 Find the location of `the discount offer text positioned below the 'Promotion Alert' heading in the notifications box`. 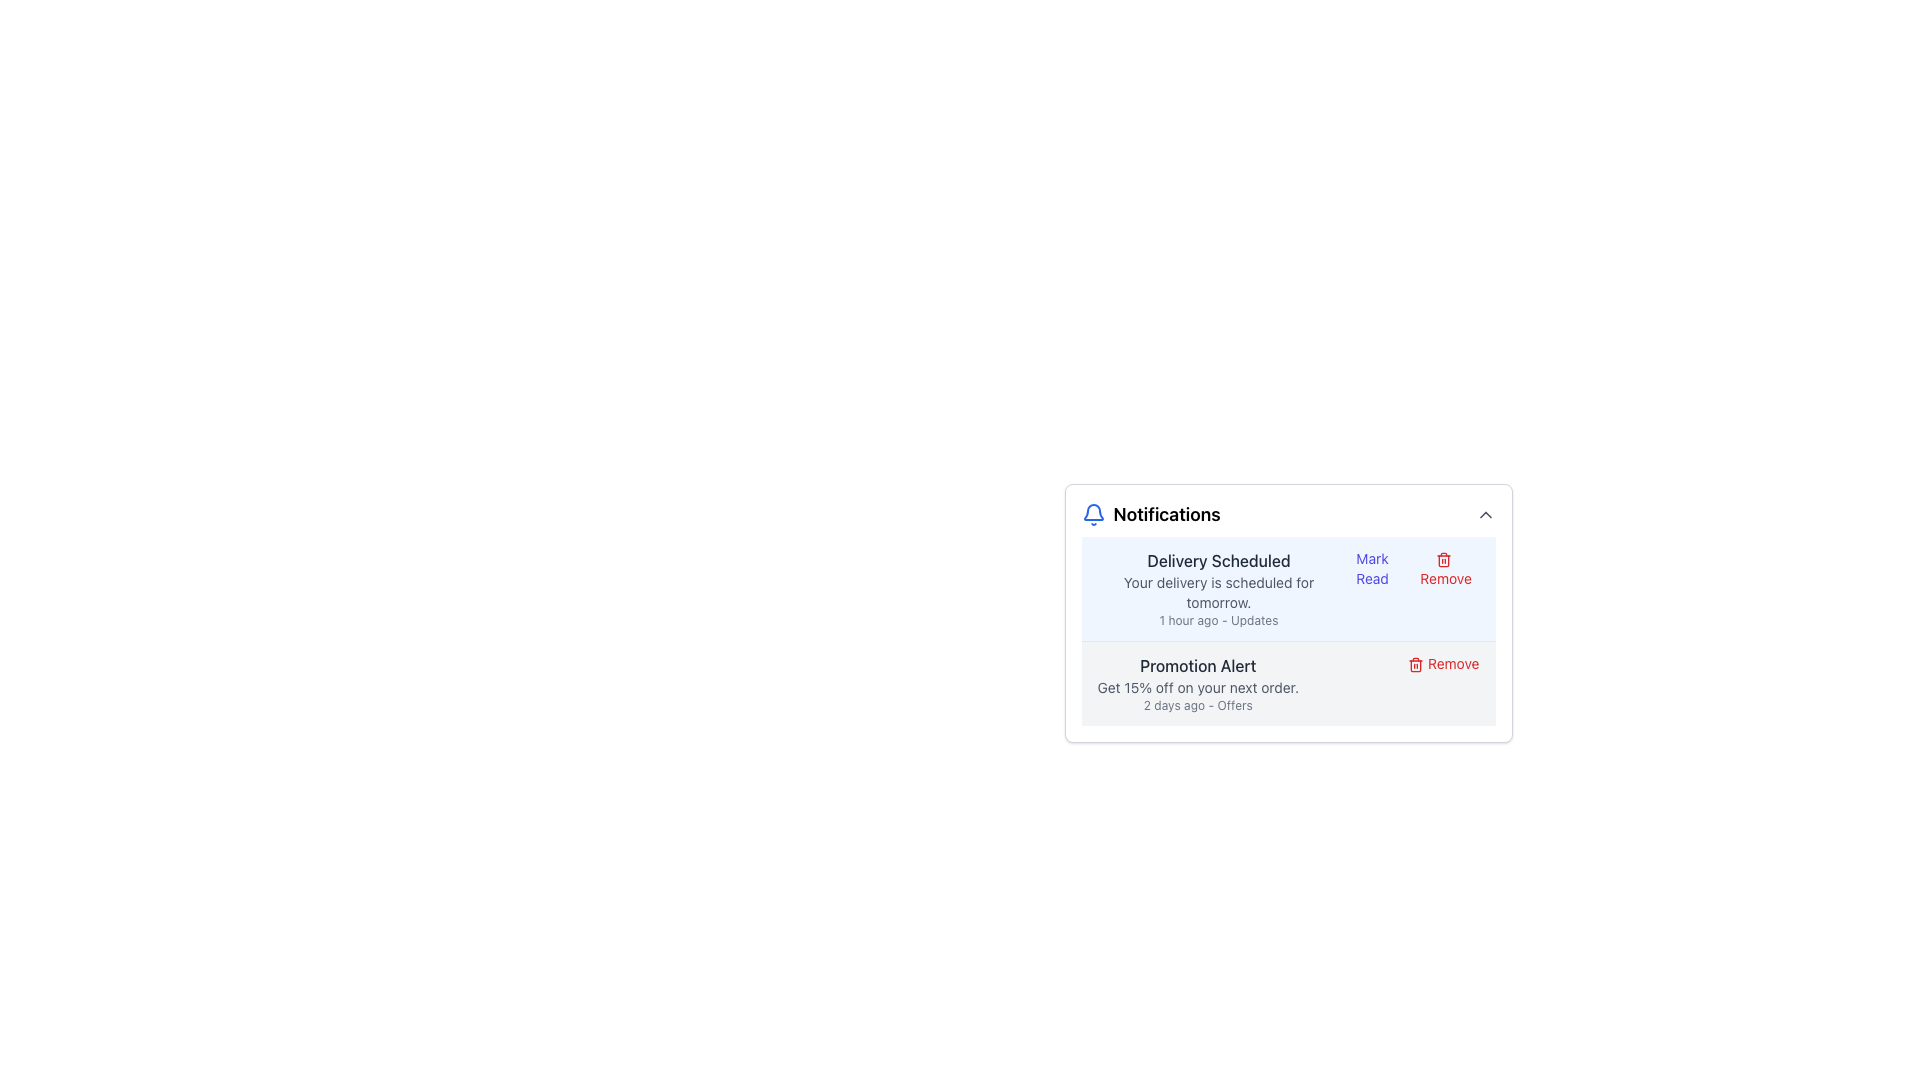

the discount offer text positioned below the 'Promotion Alert' heading in the notifications box is located at coordinates (1198, 686).